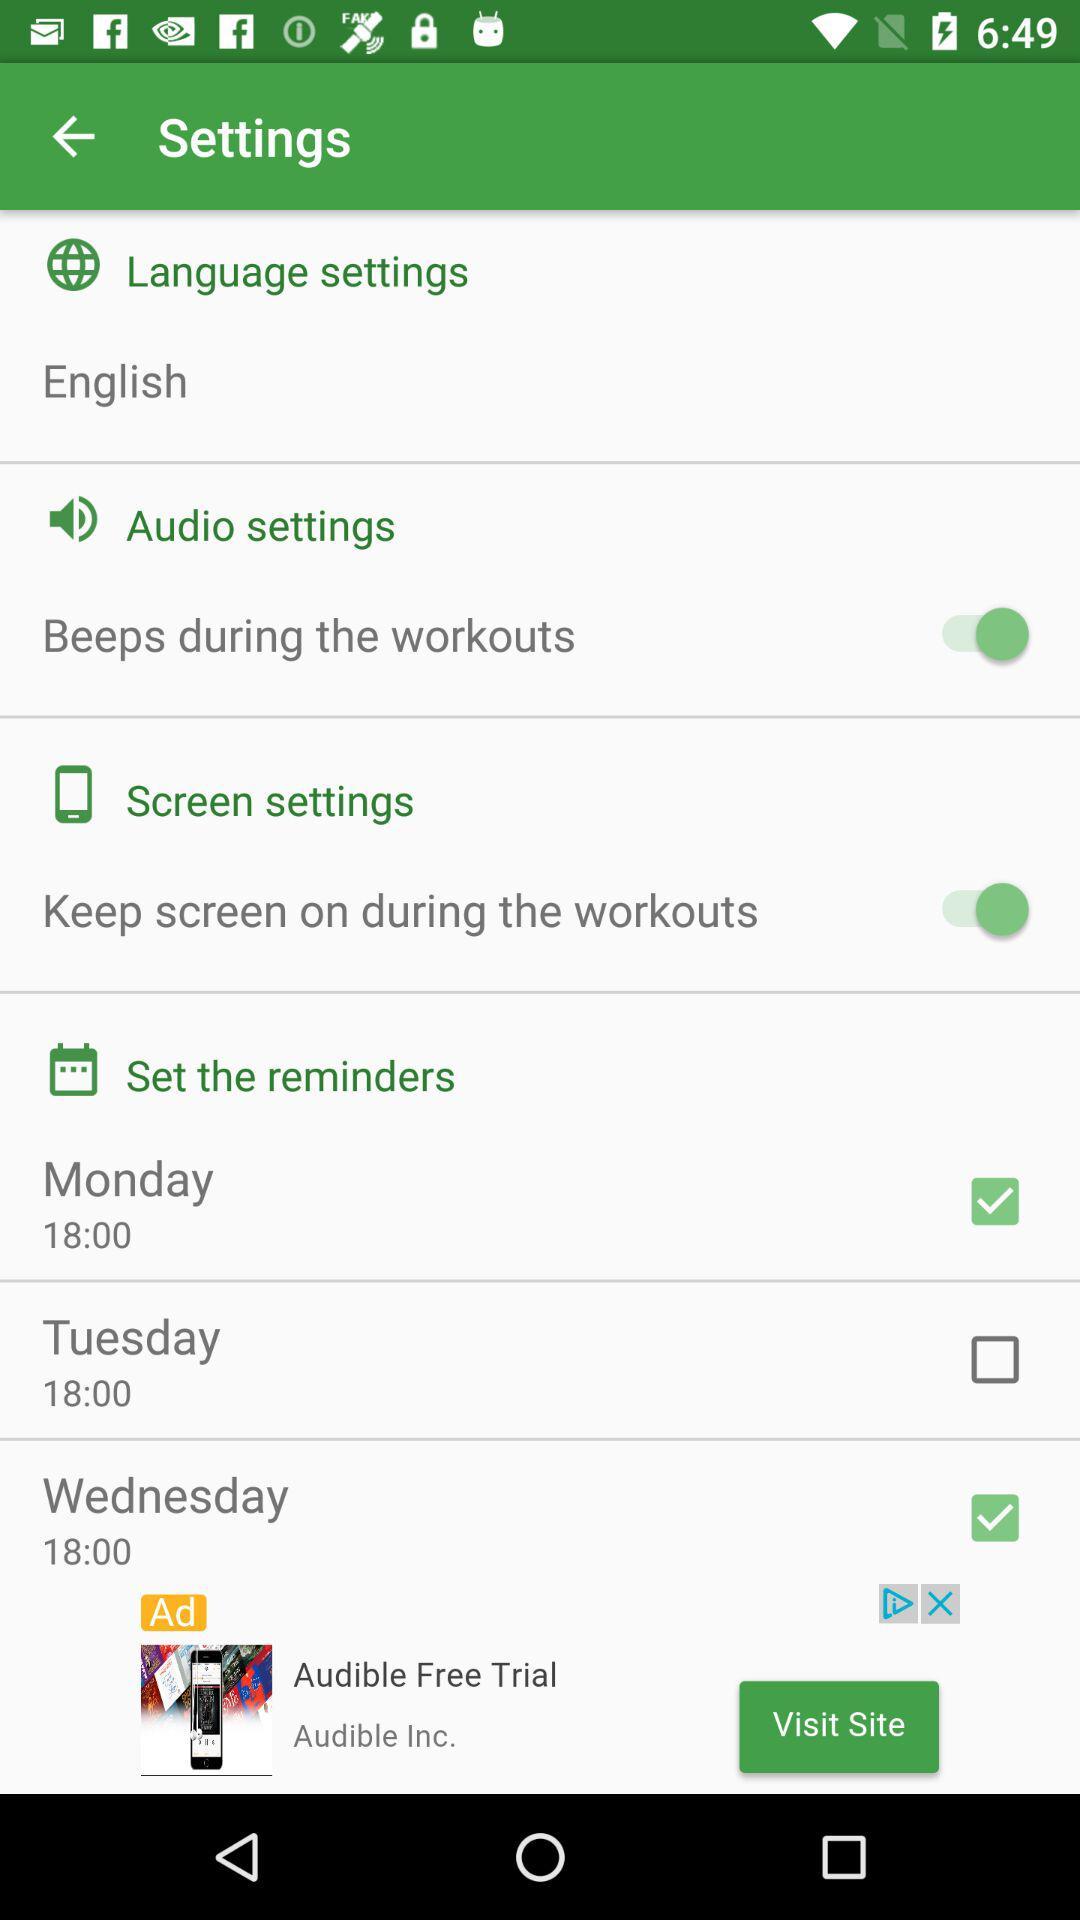 This screenshot has height=1920, width=1080. Describe the element at coordinates (995, 1200) in the screenshot. I see `tick option` at that location.